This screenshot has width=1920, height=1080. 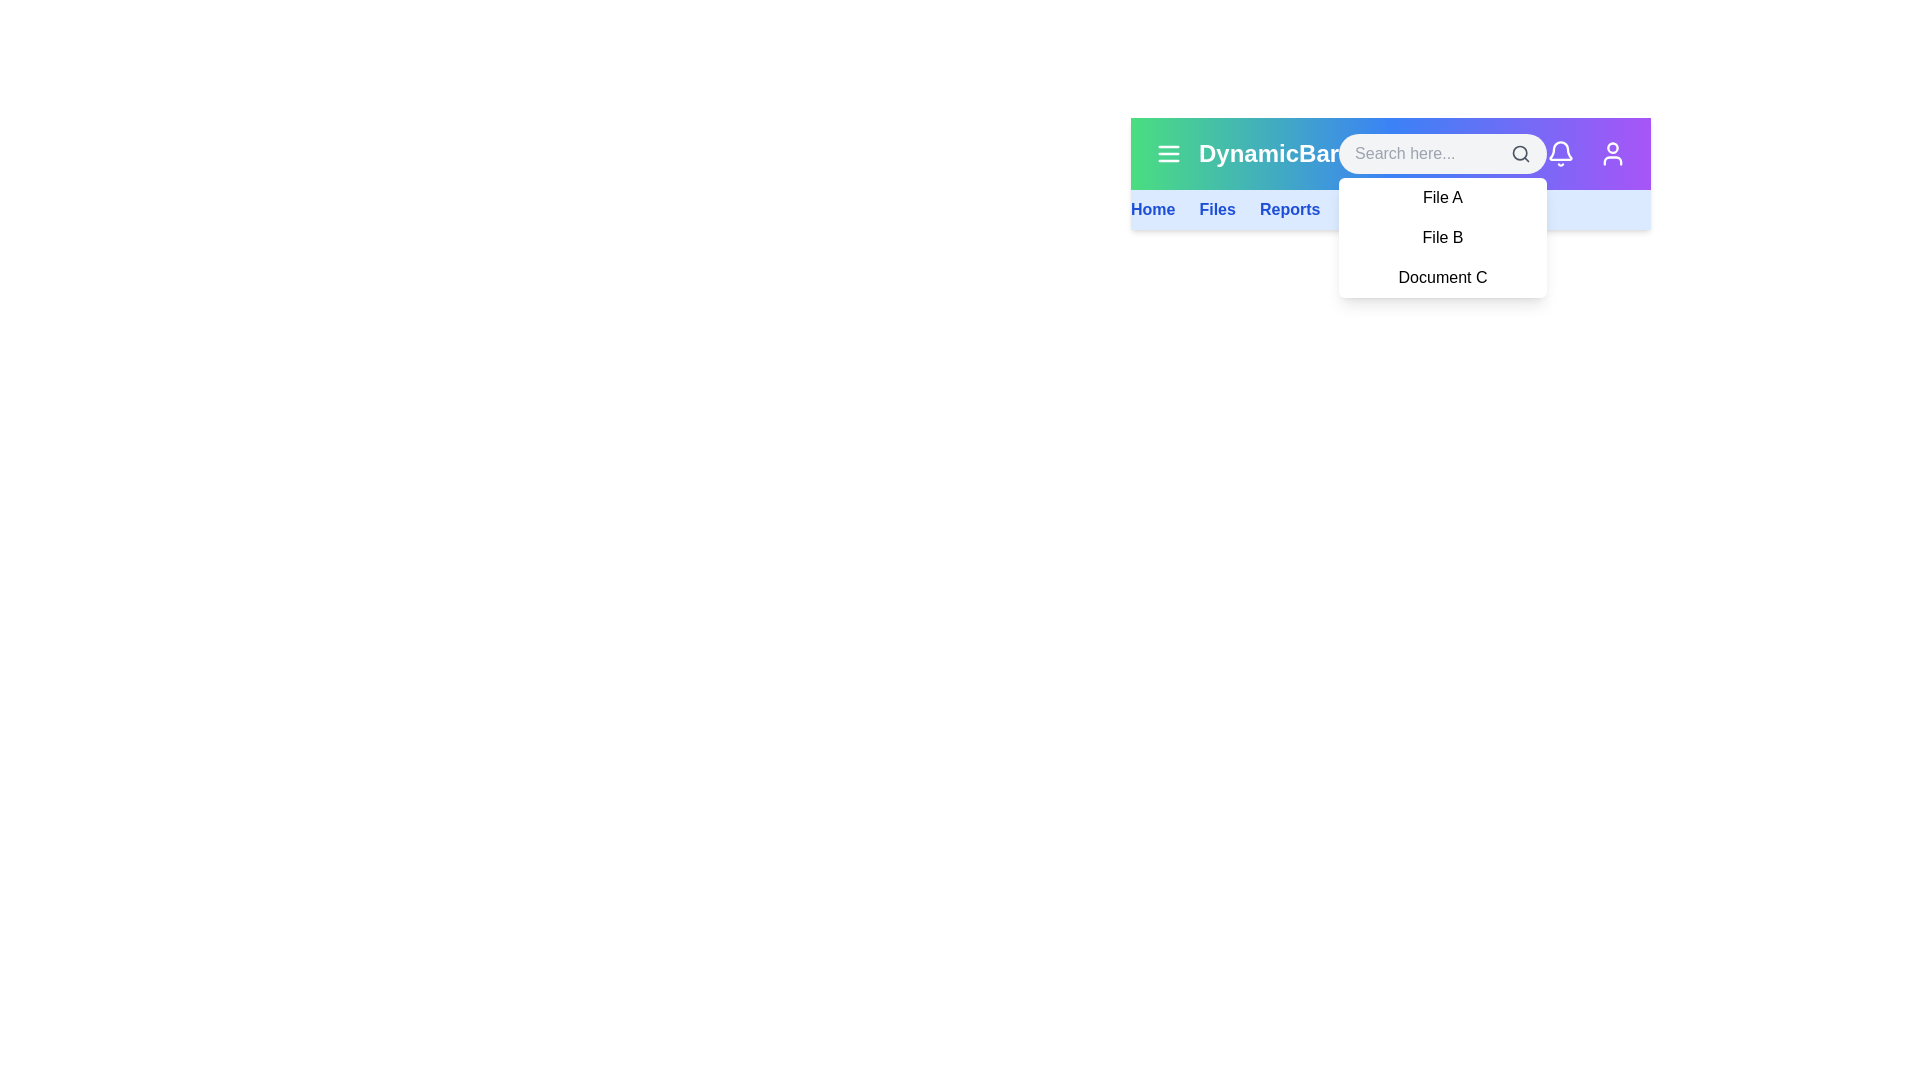 What do you see at coordinates (1559, 153) in the screenshot?
I see `the bell icon to view notifications` at bounding box center [1559, 153].